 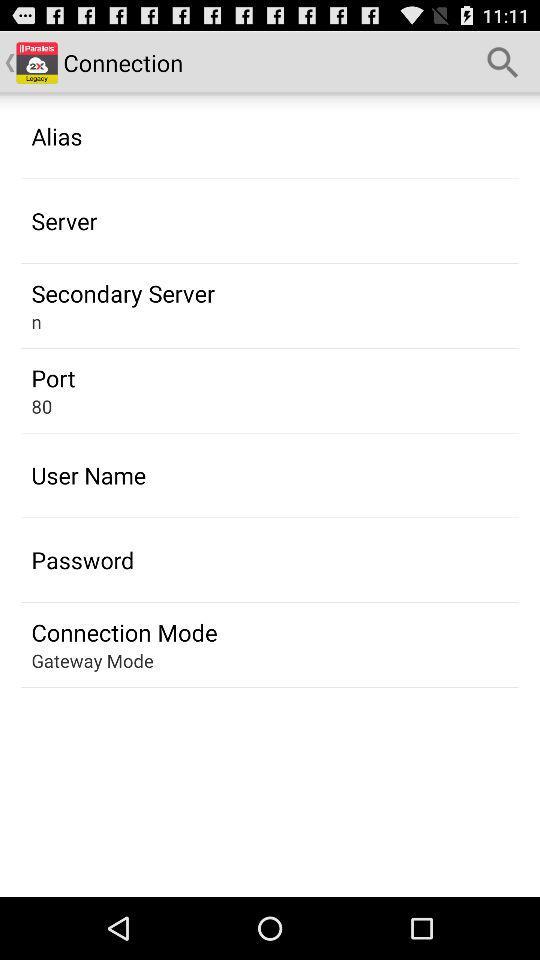 What do you see at coordinates (91, 659) in the screenshot?
I see `the item below the connection mode icon` at bounding box center [91, 659].